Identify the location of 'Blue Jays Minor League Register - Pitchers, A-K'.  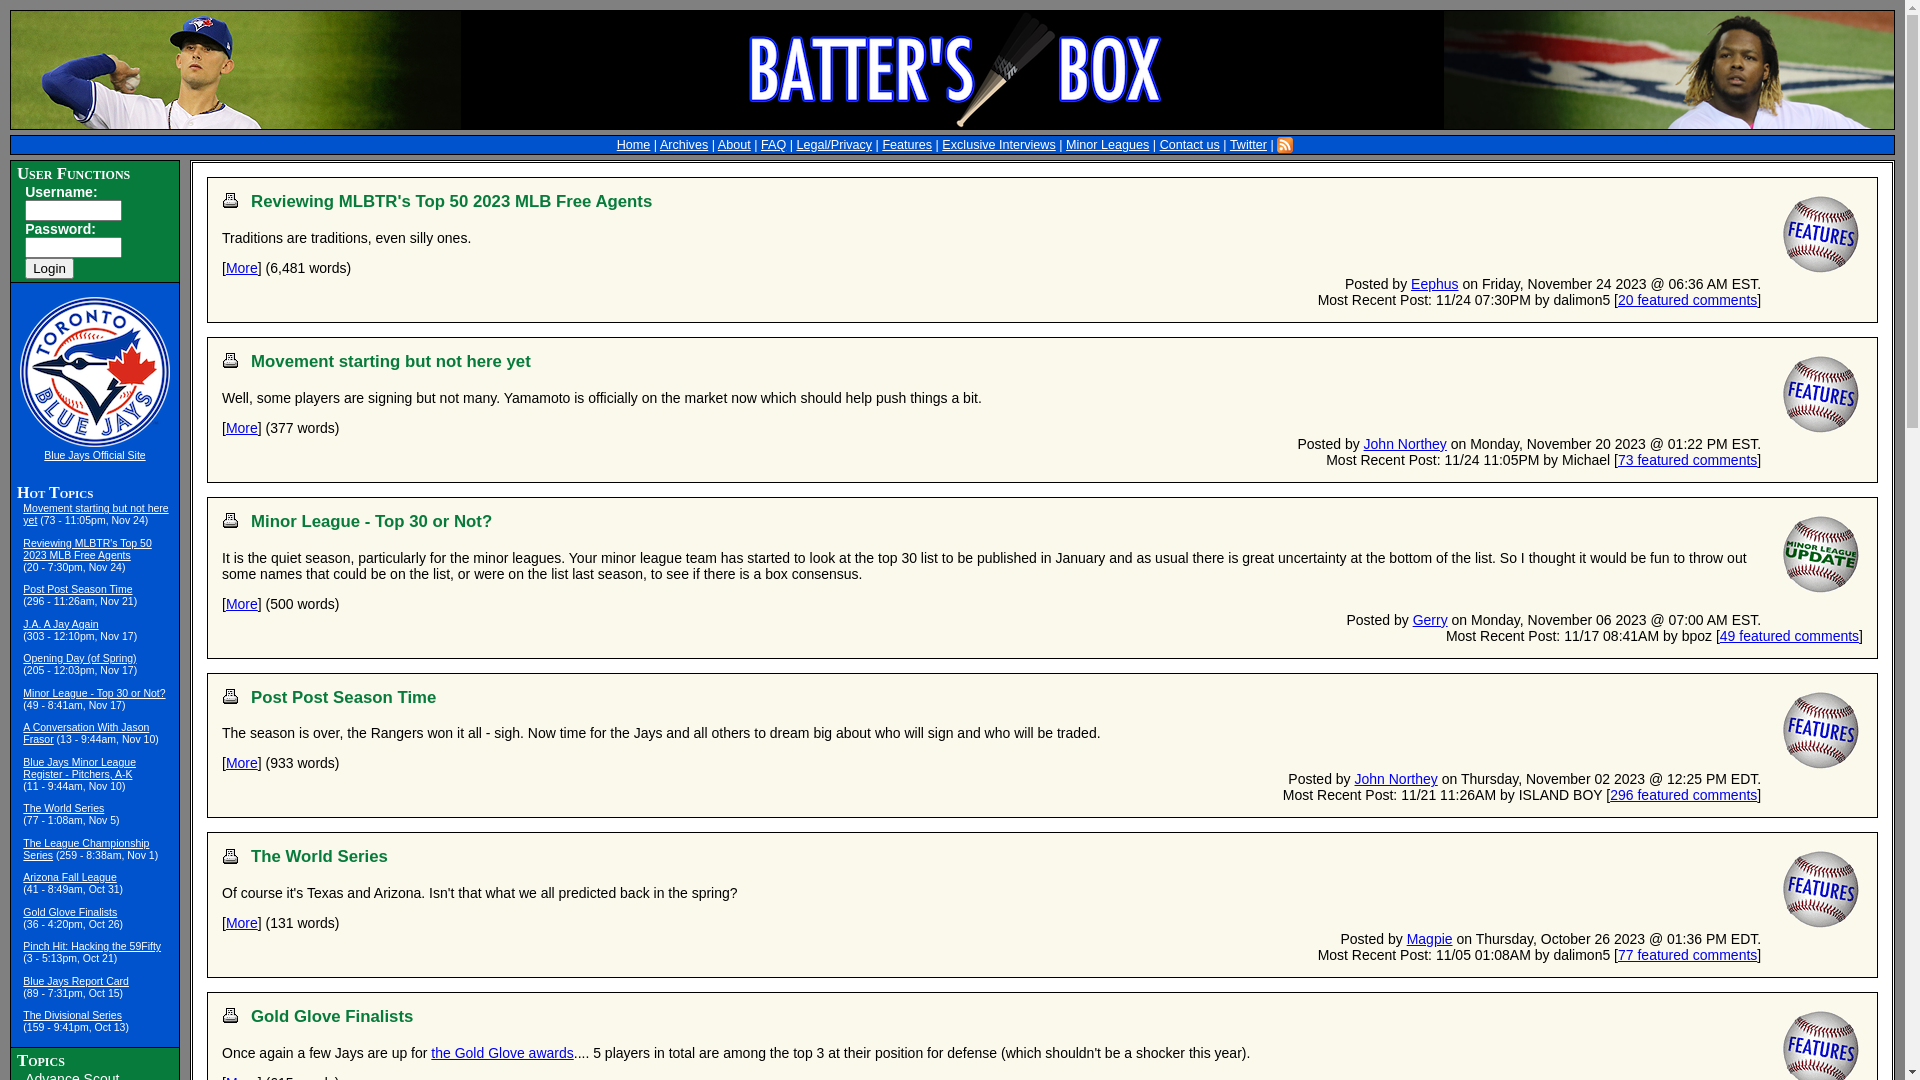
(23, 766).